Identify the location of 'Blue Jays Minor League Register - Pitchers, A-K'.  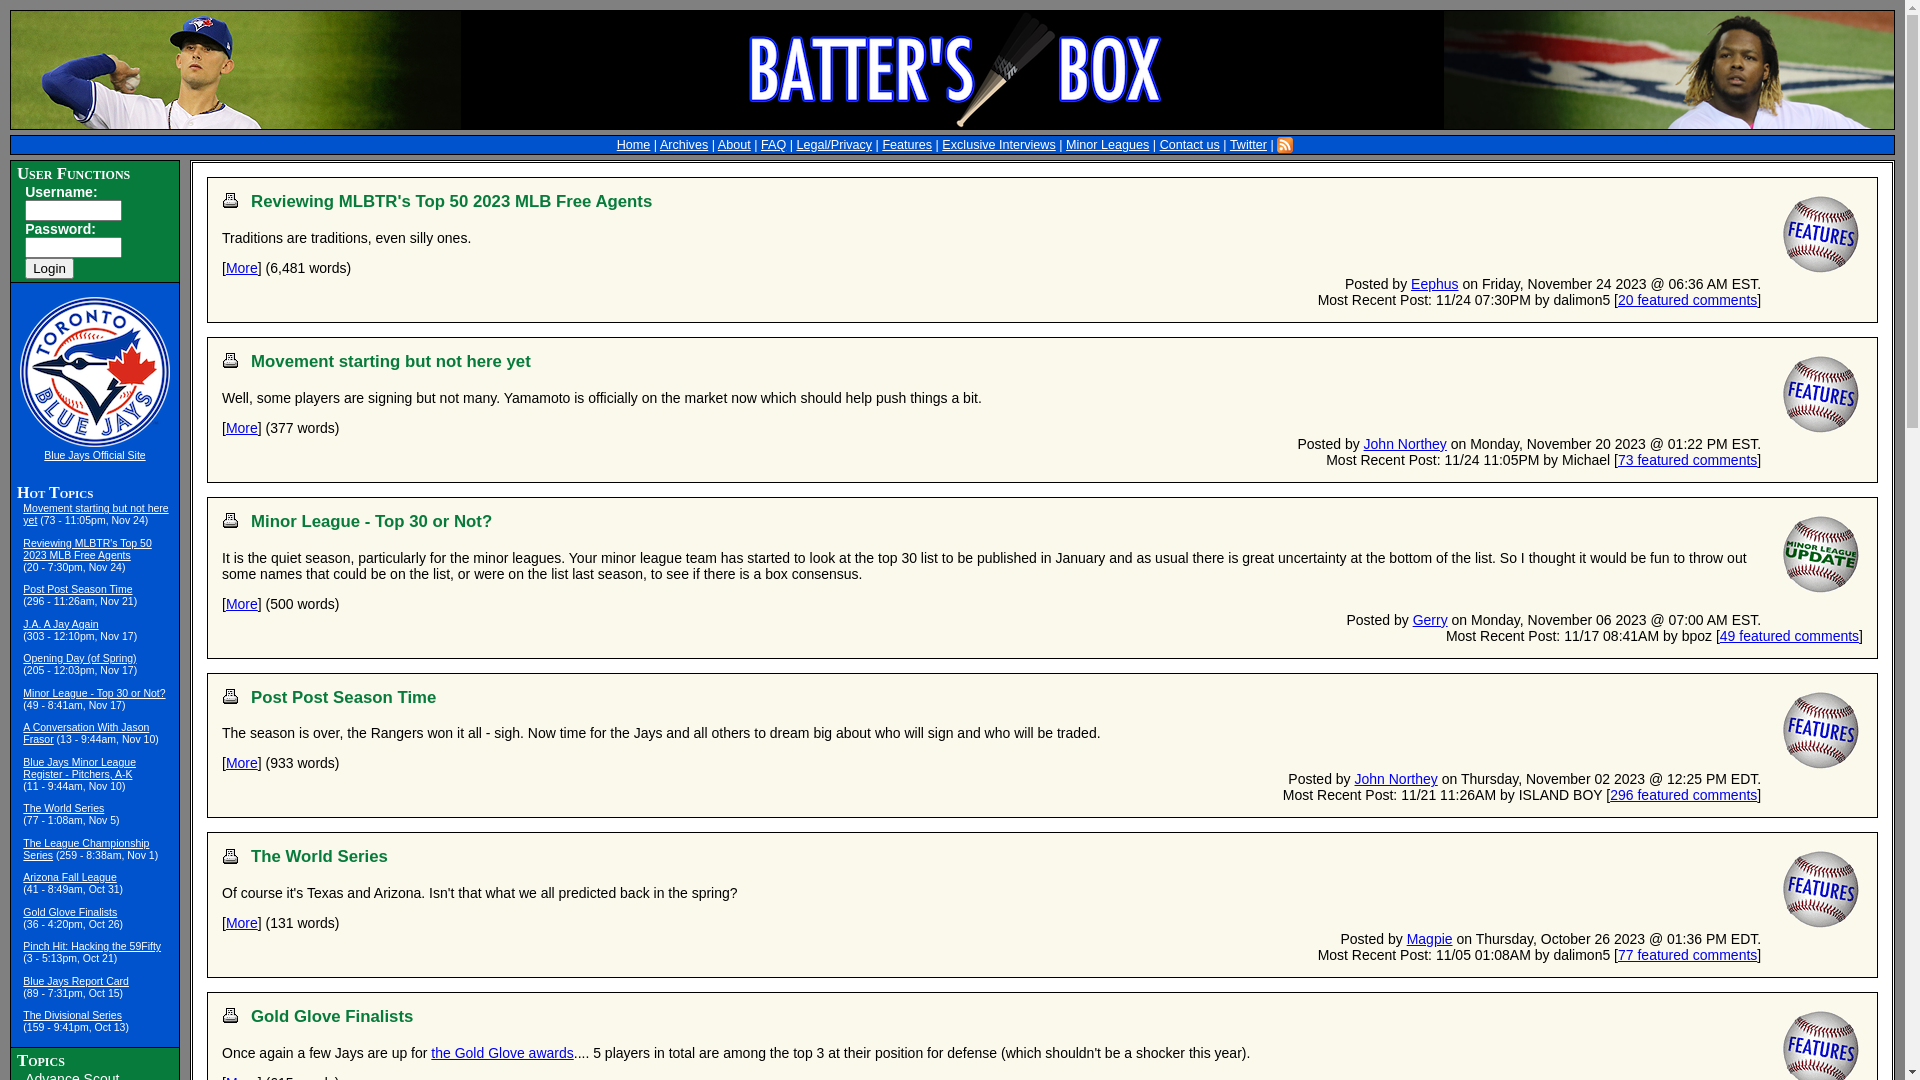
(23, 766).